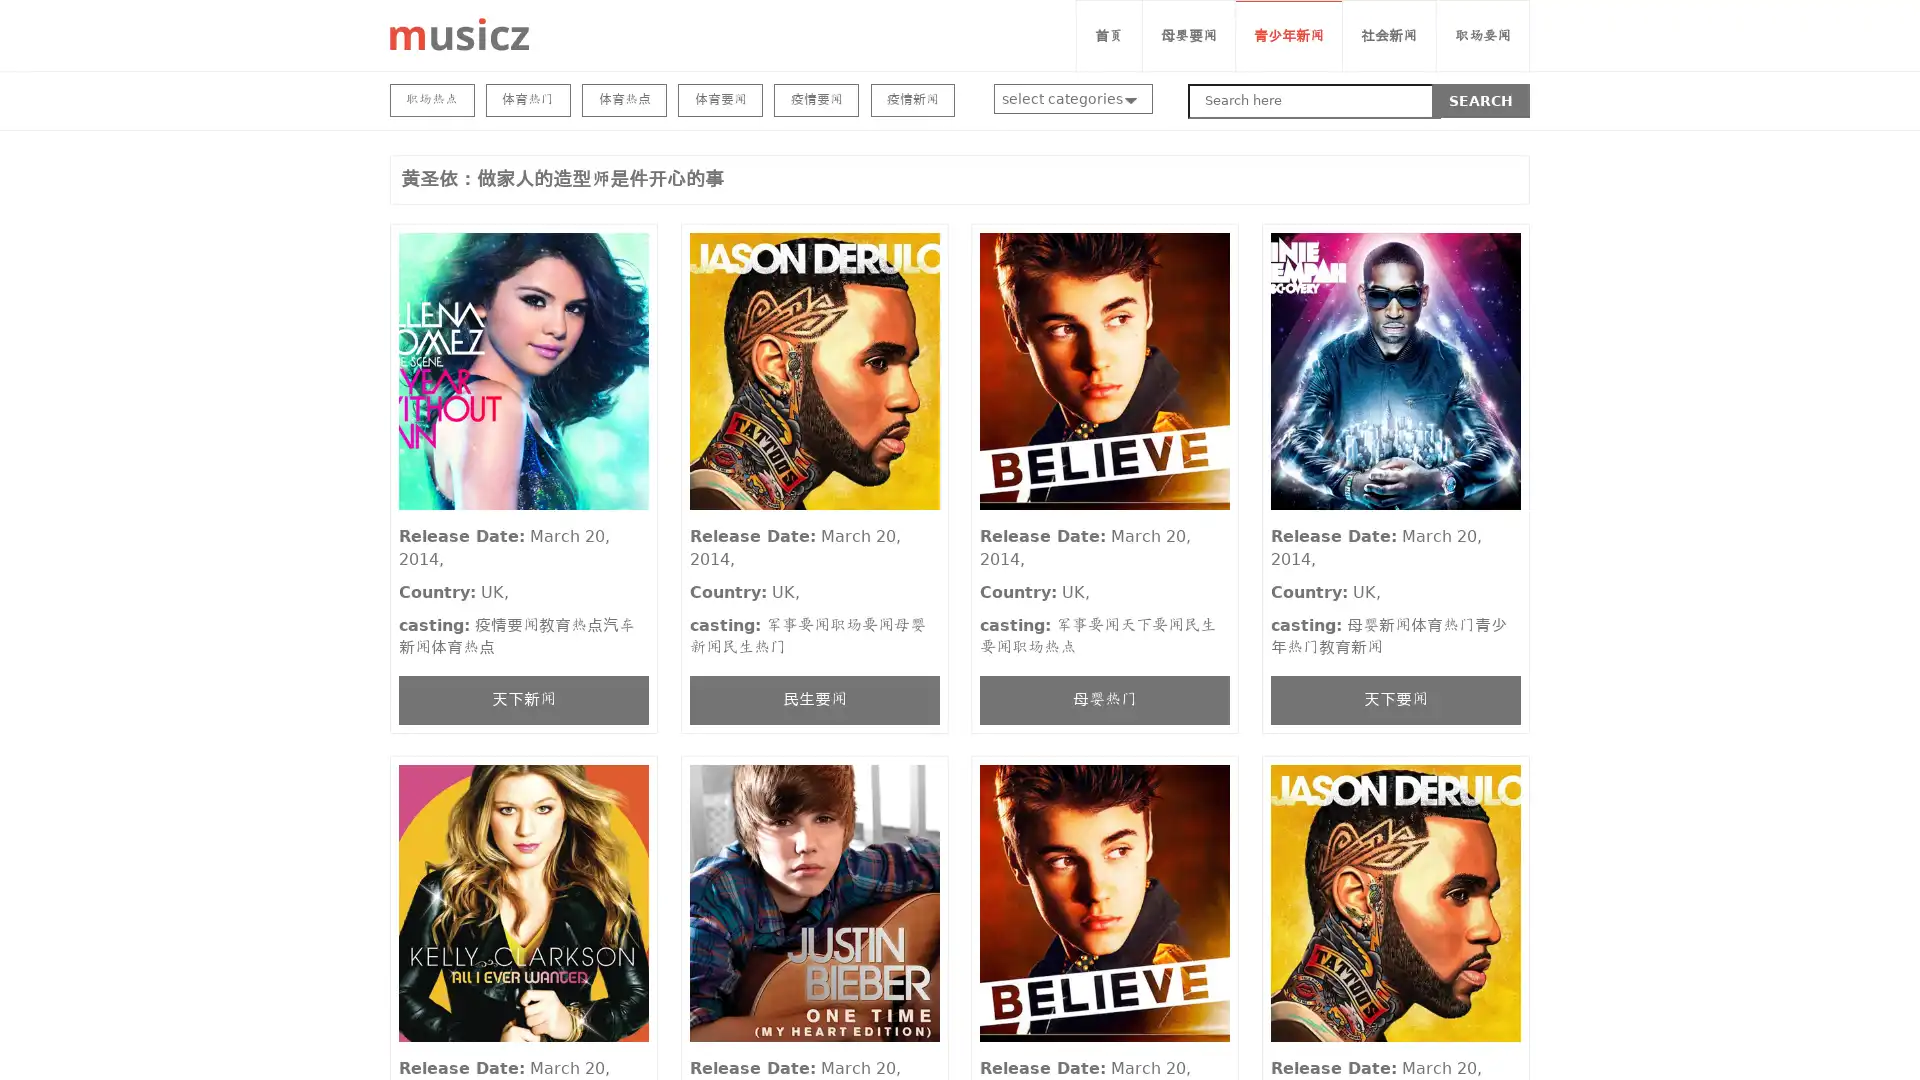 This screenshot has height=1080, width=1920. Describe the element at coordinates (1481, 100) in the screenshot. I see `search` at that location.